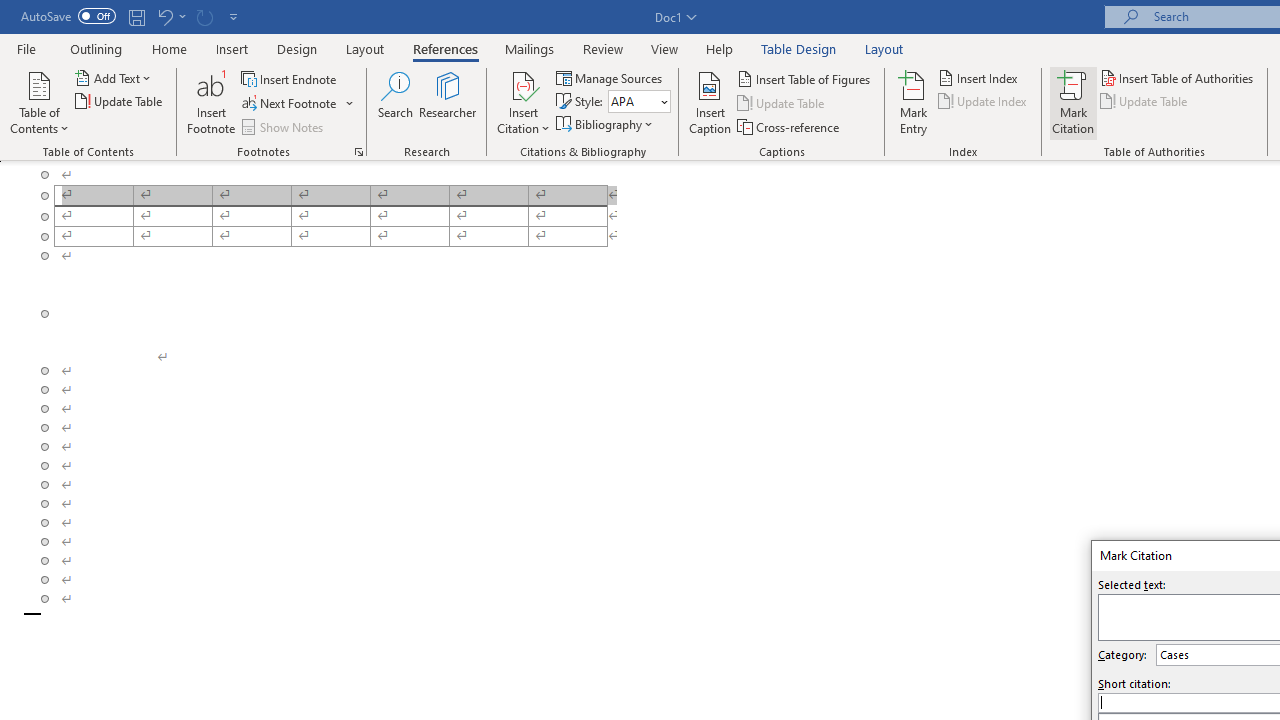  I want to click on 'Style', so click(638, 101).